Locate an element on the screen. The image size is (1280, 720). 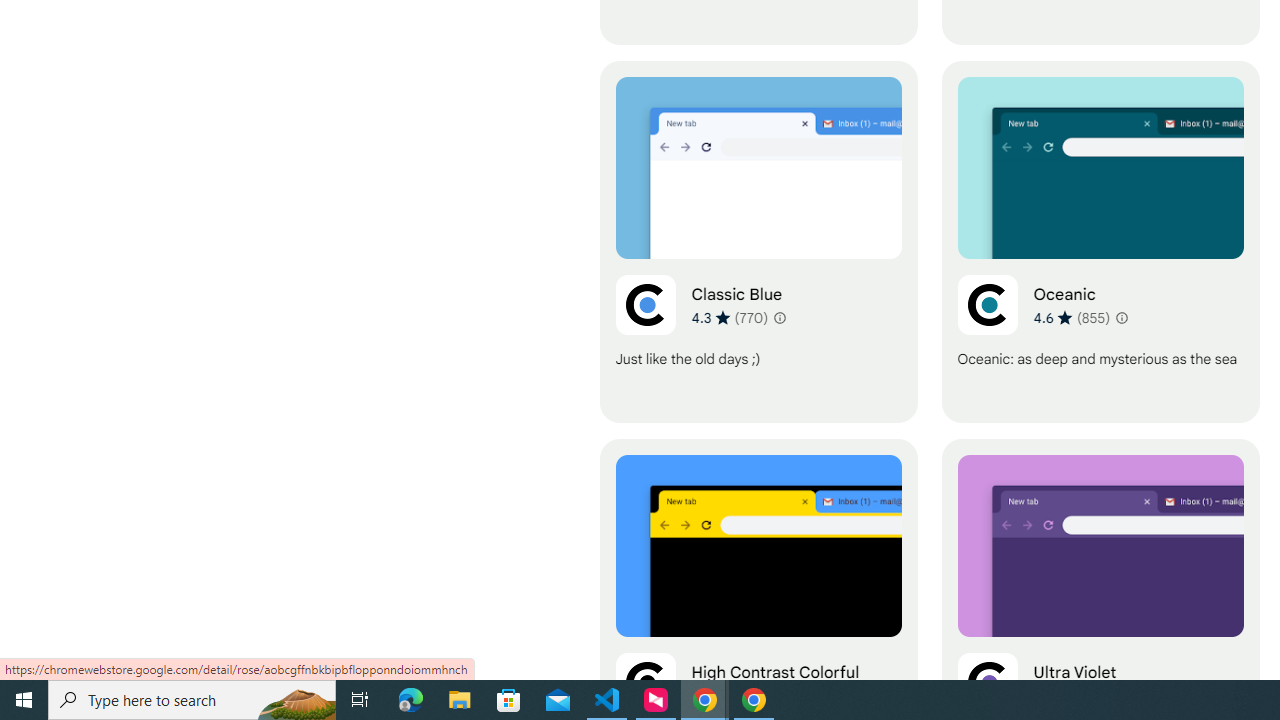
'Average rating 4.3 out of 5 stars. 770 ratings.' is located at coordinates (729, 316).